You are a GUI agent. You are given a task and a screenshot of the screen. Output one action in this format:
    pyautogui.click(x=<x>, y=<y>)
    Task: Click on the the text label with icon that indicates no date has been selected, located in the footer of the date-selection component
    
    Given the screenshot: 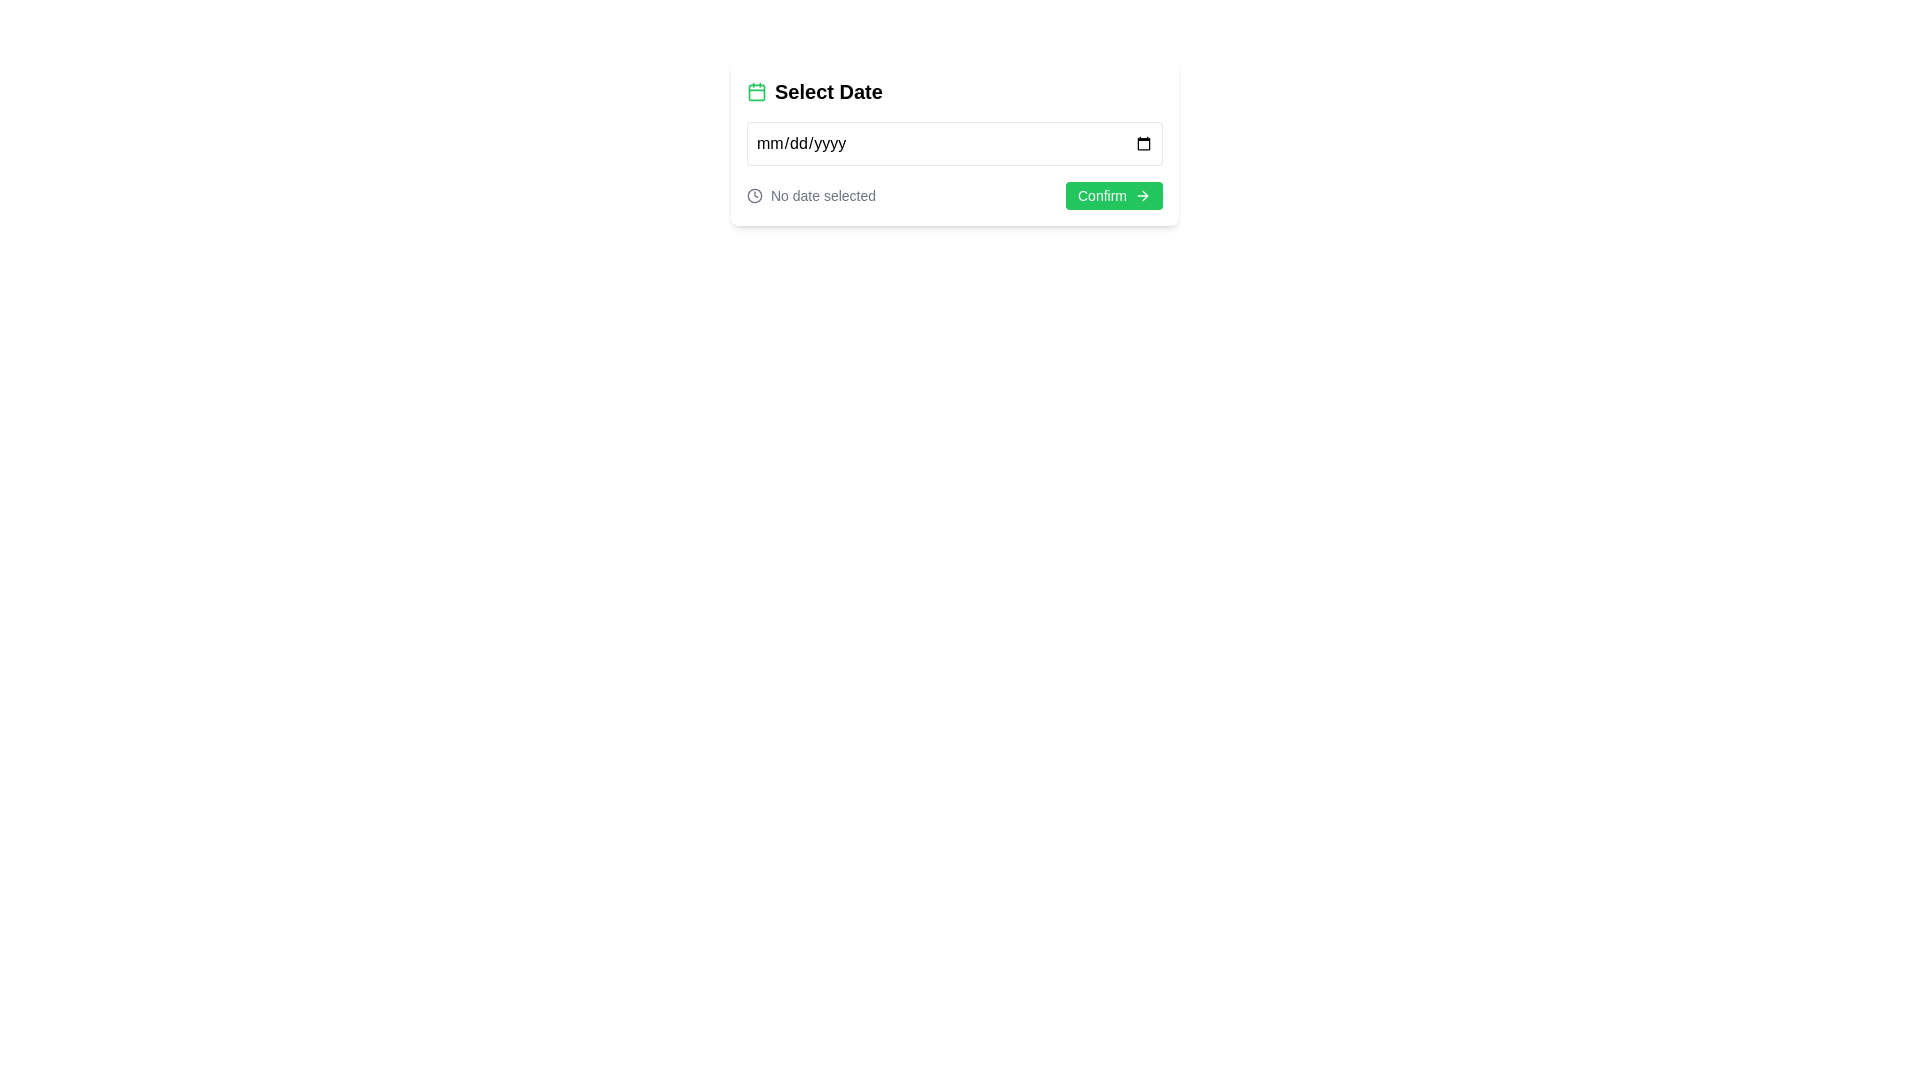 What is the action you would take?
    pyautogui.click(x=811, y=196)
    